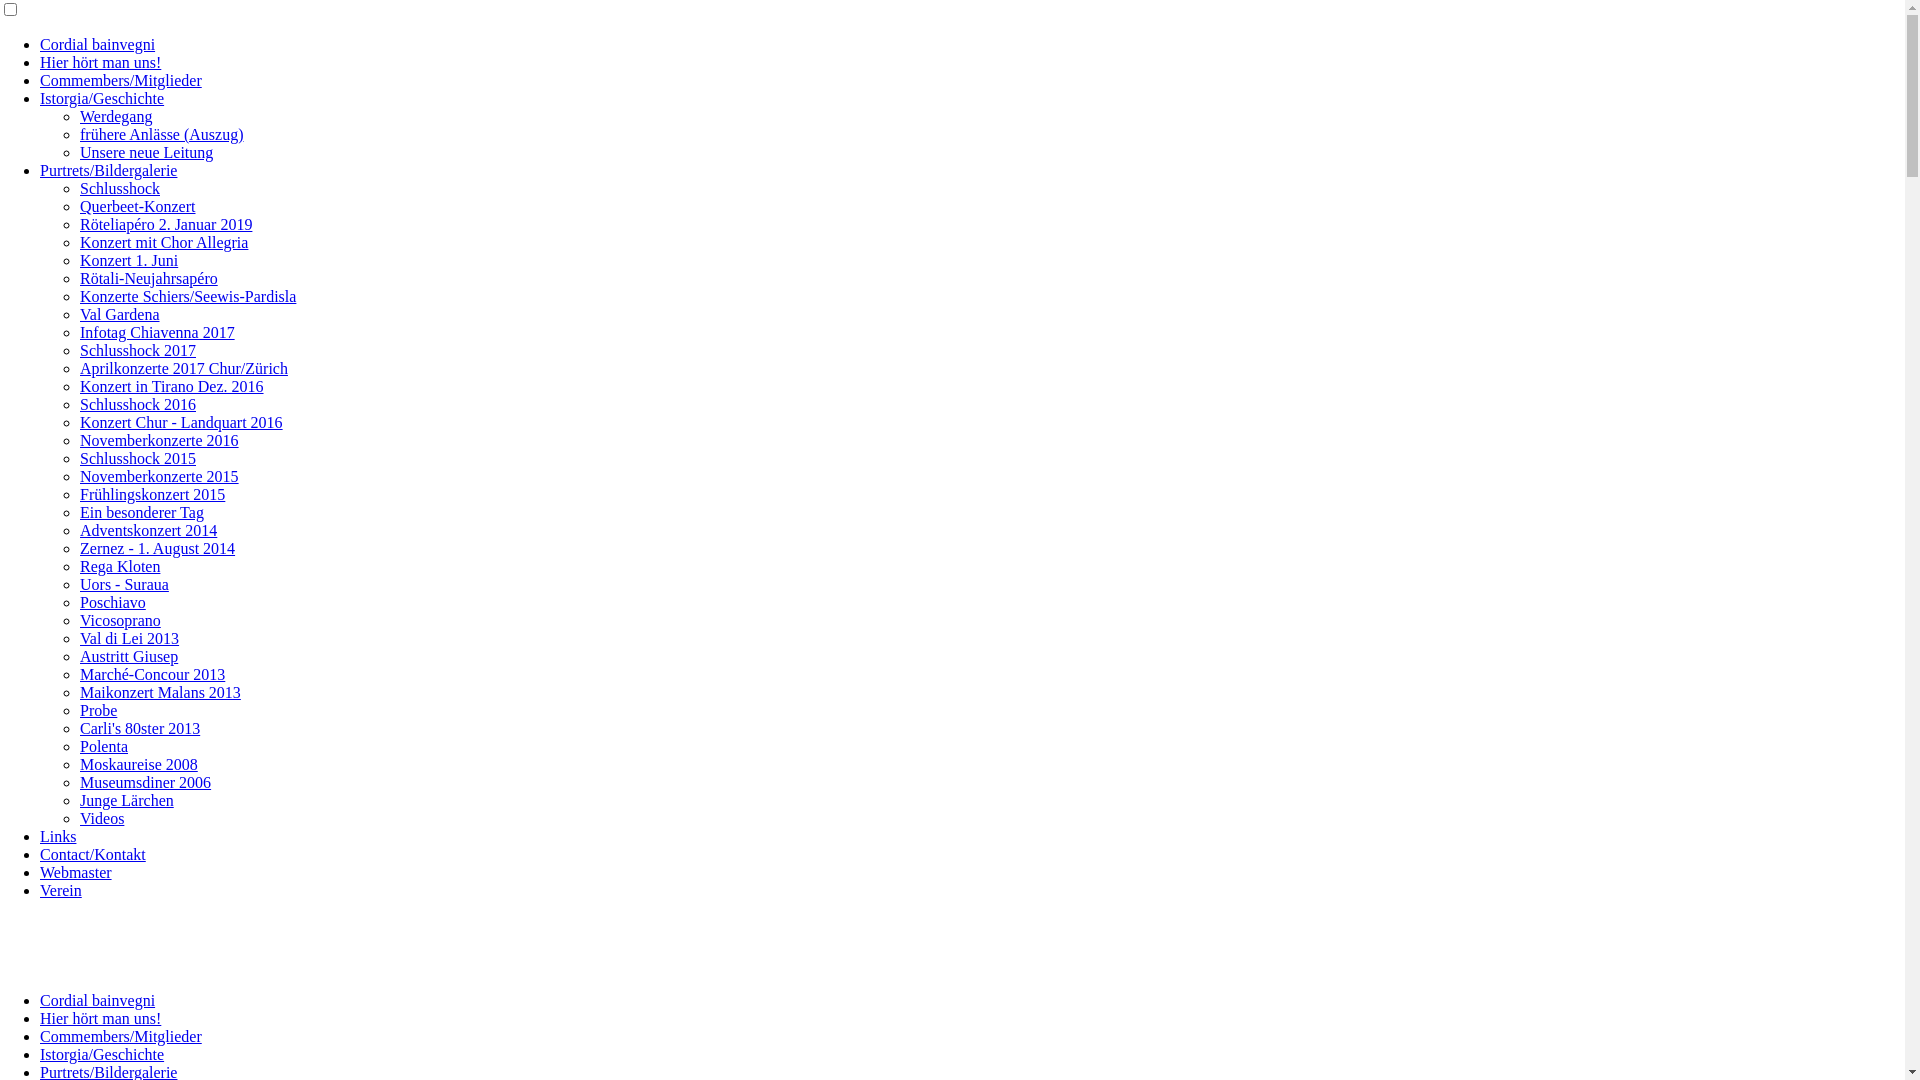  Describe the element at coordinates (80, 566) in the screenshot. I see `'Rega Kloten'` at that location.